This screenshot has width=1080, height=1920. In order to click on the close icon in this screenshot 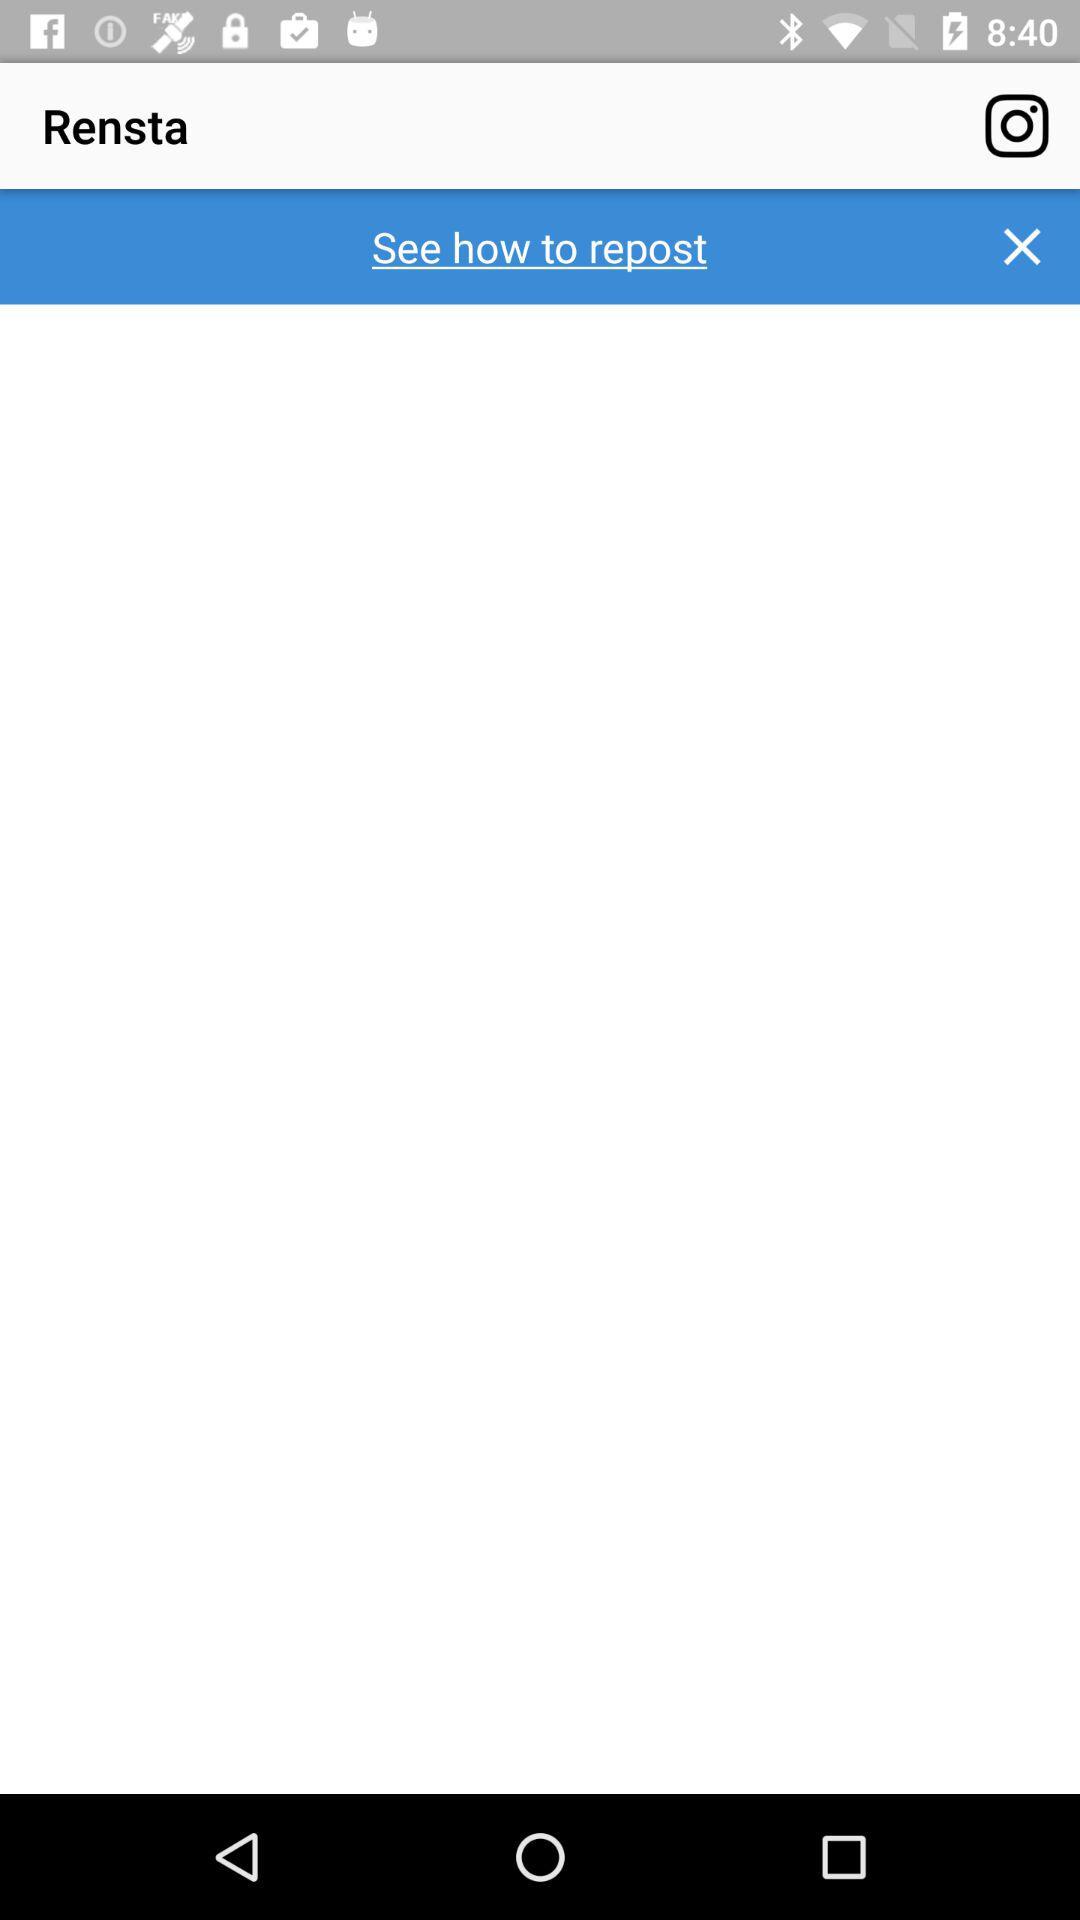, I will do `click(1022, 245)`.